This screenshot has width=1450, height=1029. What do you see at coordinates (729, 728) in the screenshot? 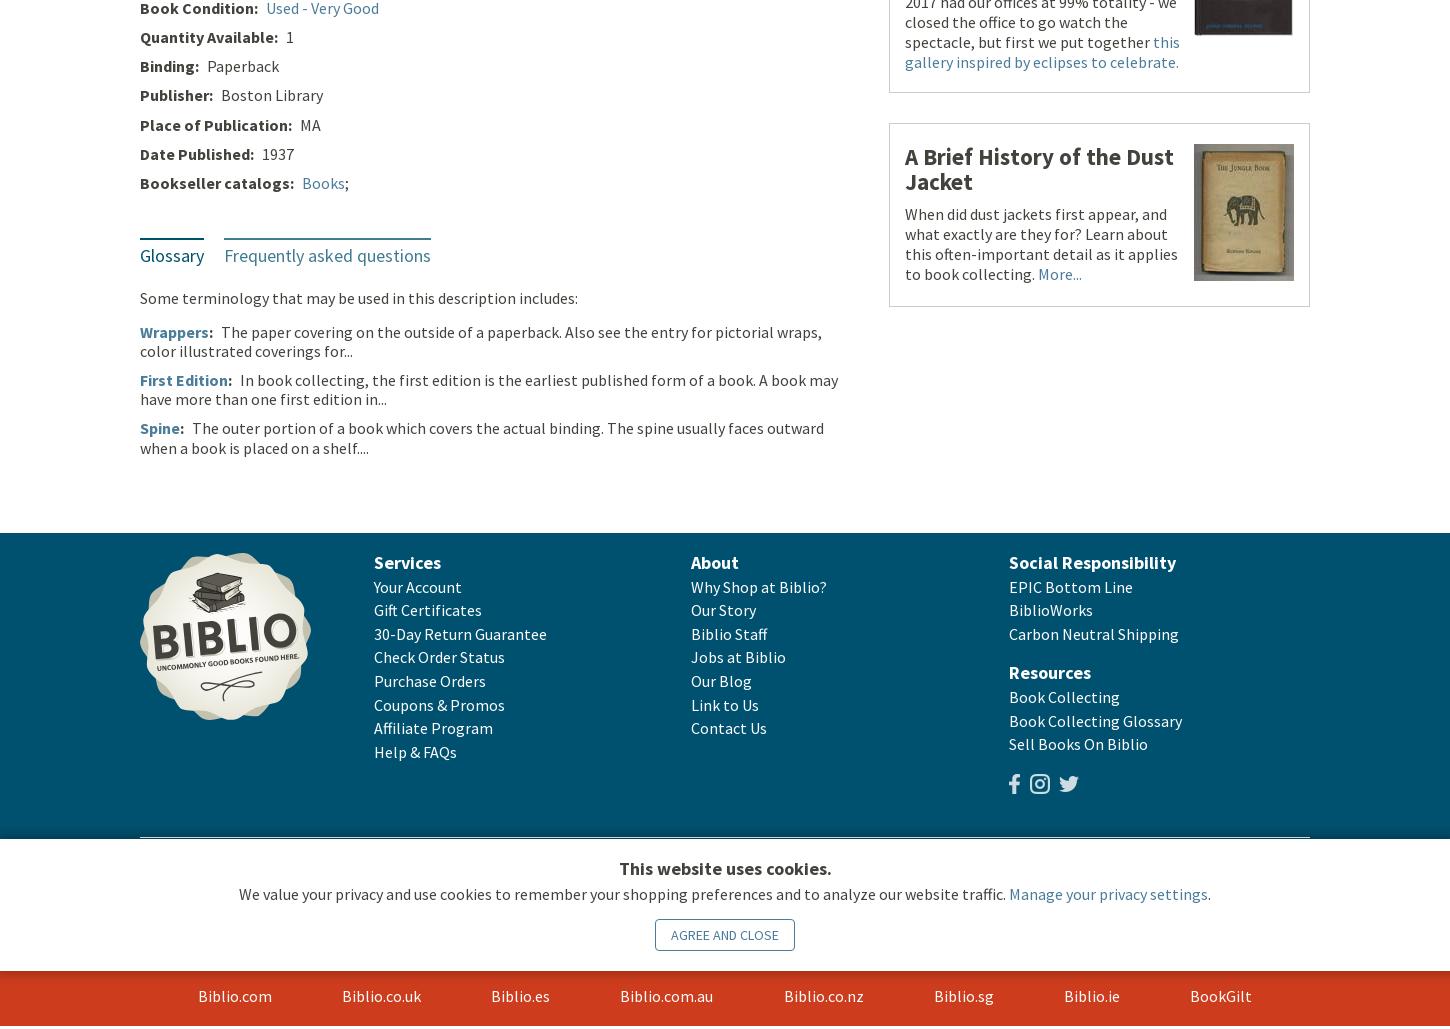
I see `'Contact Us'` at bounding box center [729, 728].